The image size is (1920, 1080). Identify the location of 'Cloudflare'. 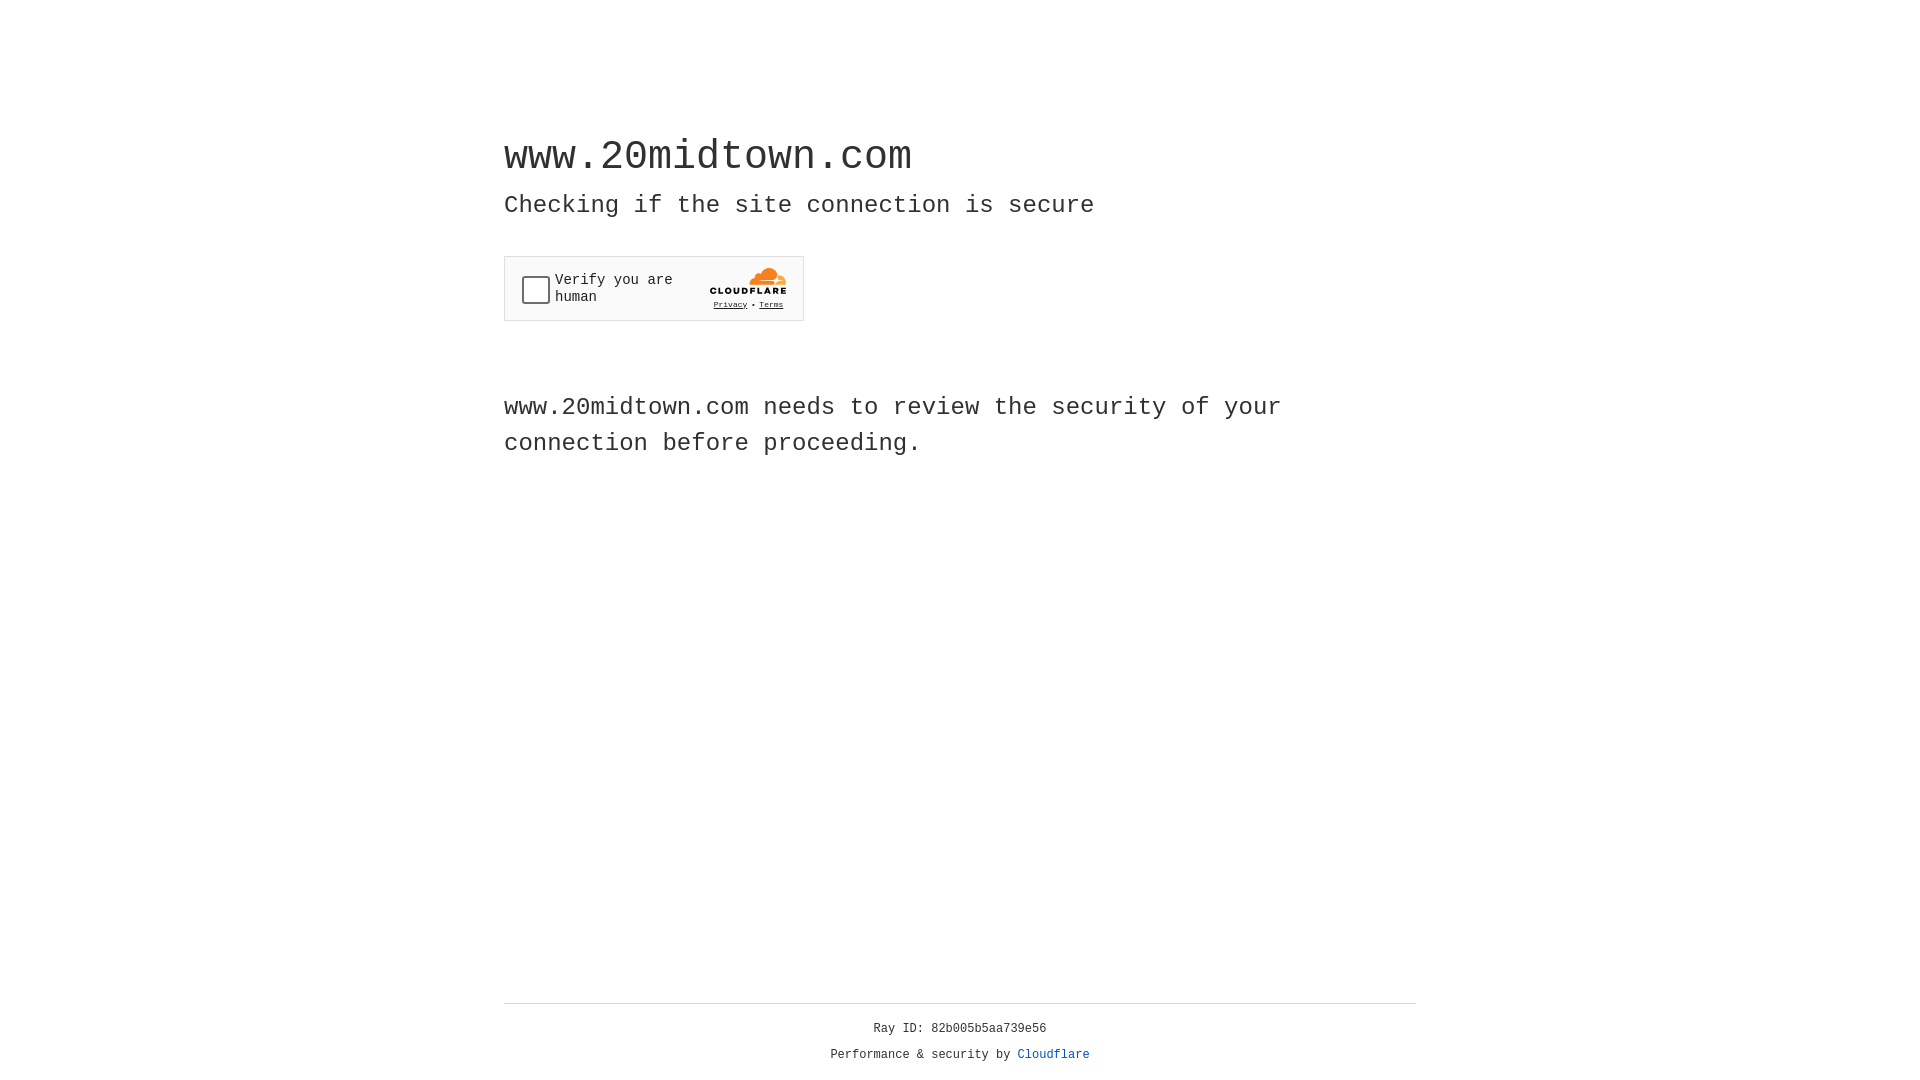
(1053, 1054).